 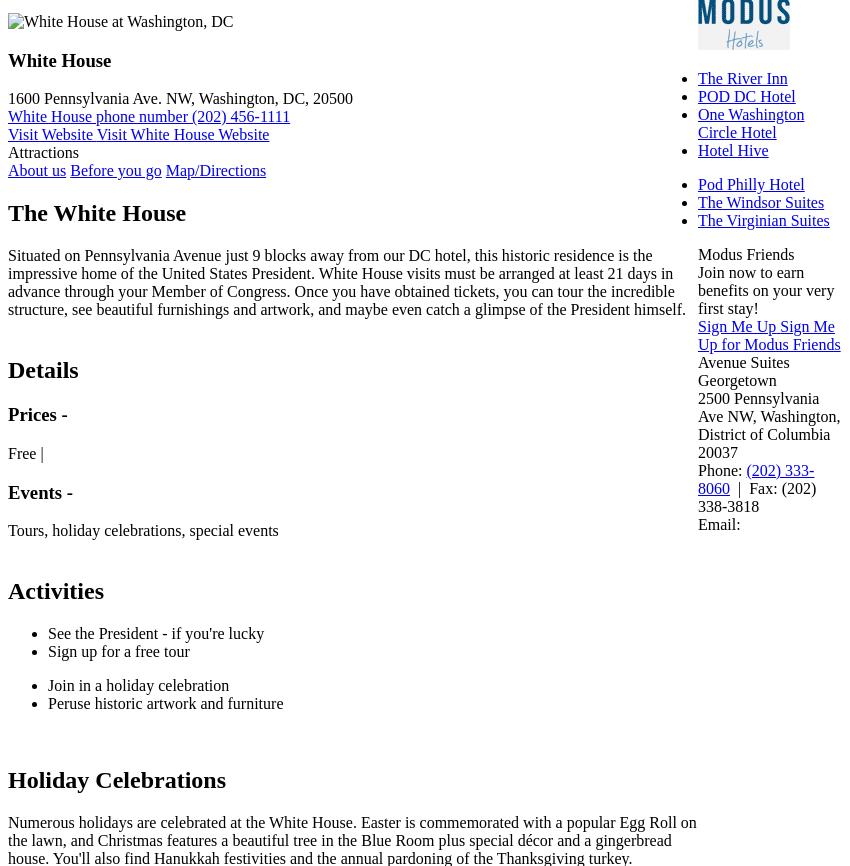 What do you see at coordinates (757, 497) in the screenshot?
I see `'(202) 338-3818'` at bounding box center [757, 497].